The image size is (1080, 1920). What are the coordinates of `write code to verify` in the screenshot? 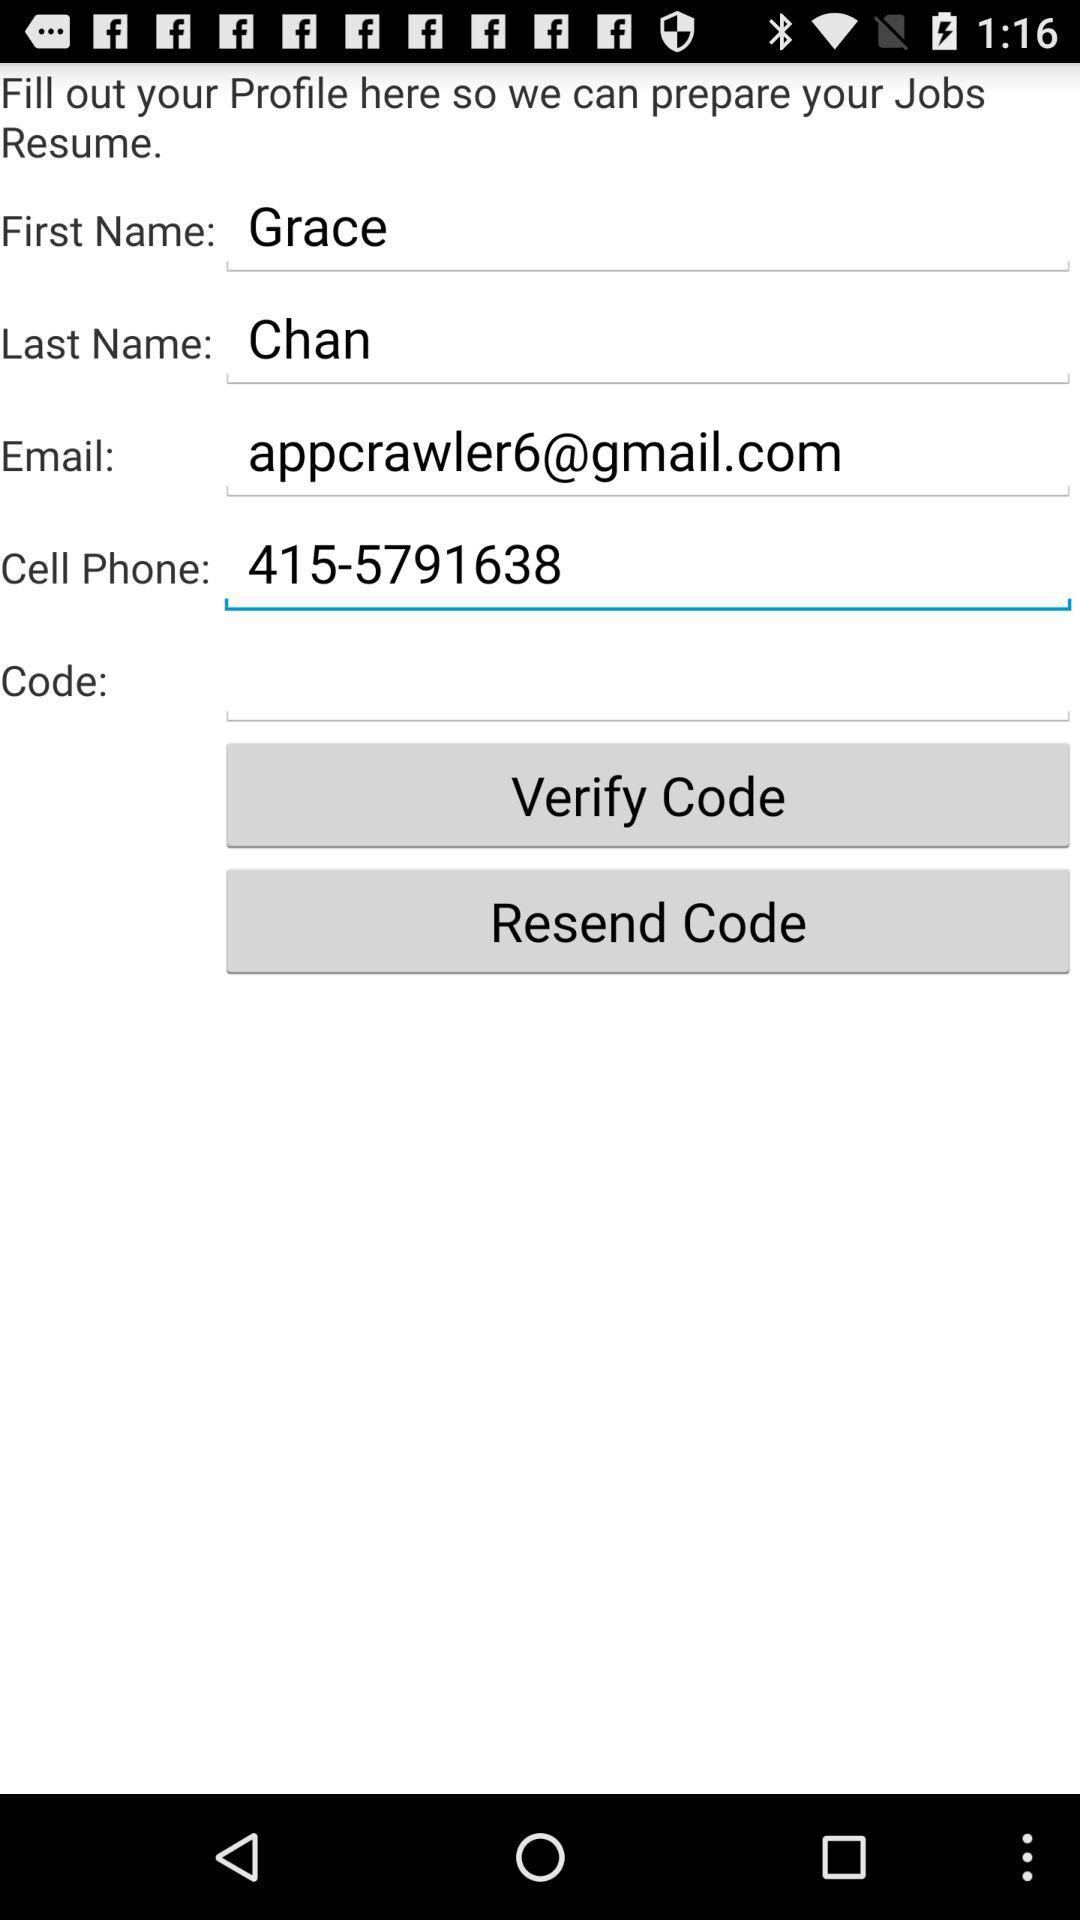 It's located at (648, 675).